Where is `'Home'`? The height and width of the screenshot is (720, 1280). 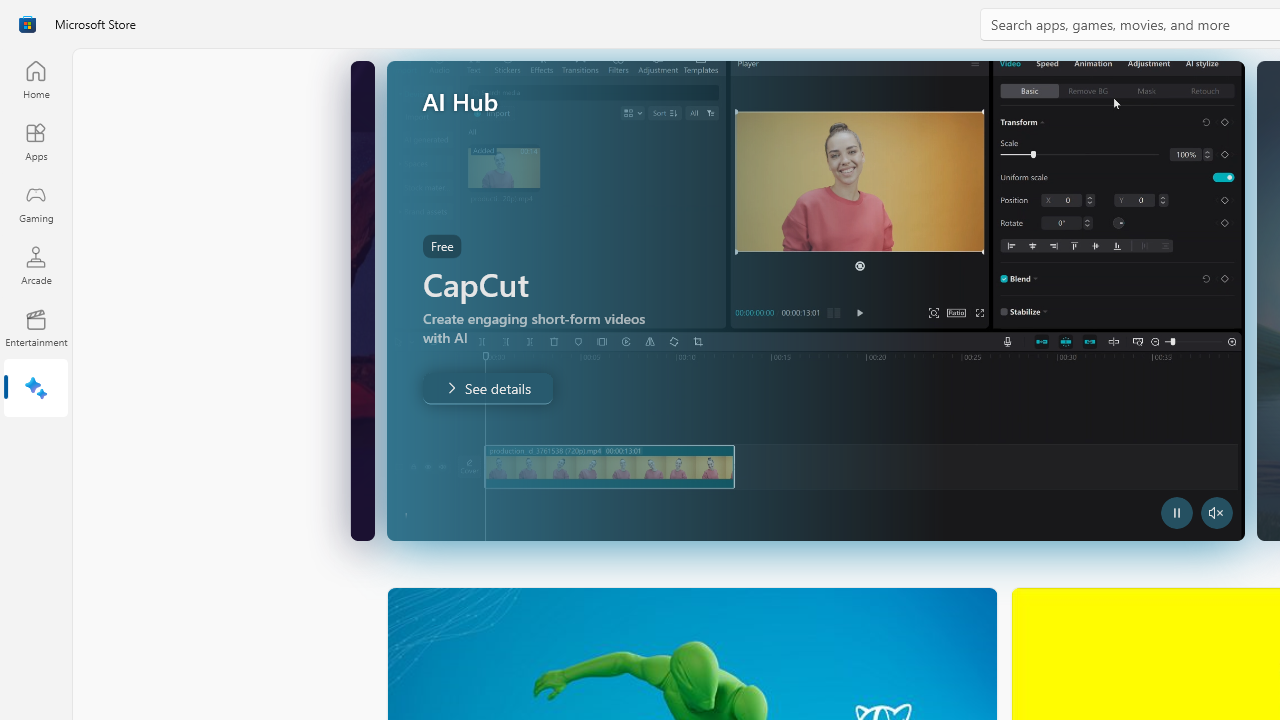
'Home' is located at coordinates (35, 78).